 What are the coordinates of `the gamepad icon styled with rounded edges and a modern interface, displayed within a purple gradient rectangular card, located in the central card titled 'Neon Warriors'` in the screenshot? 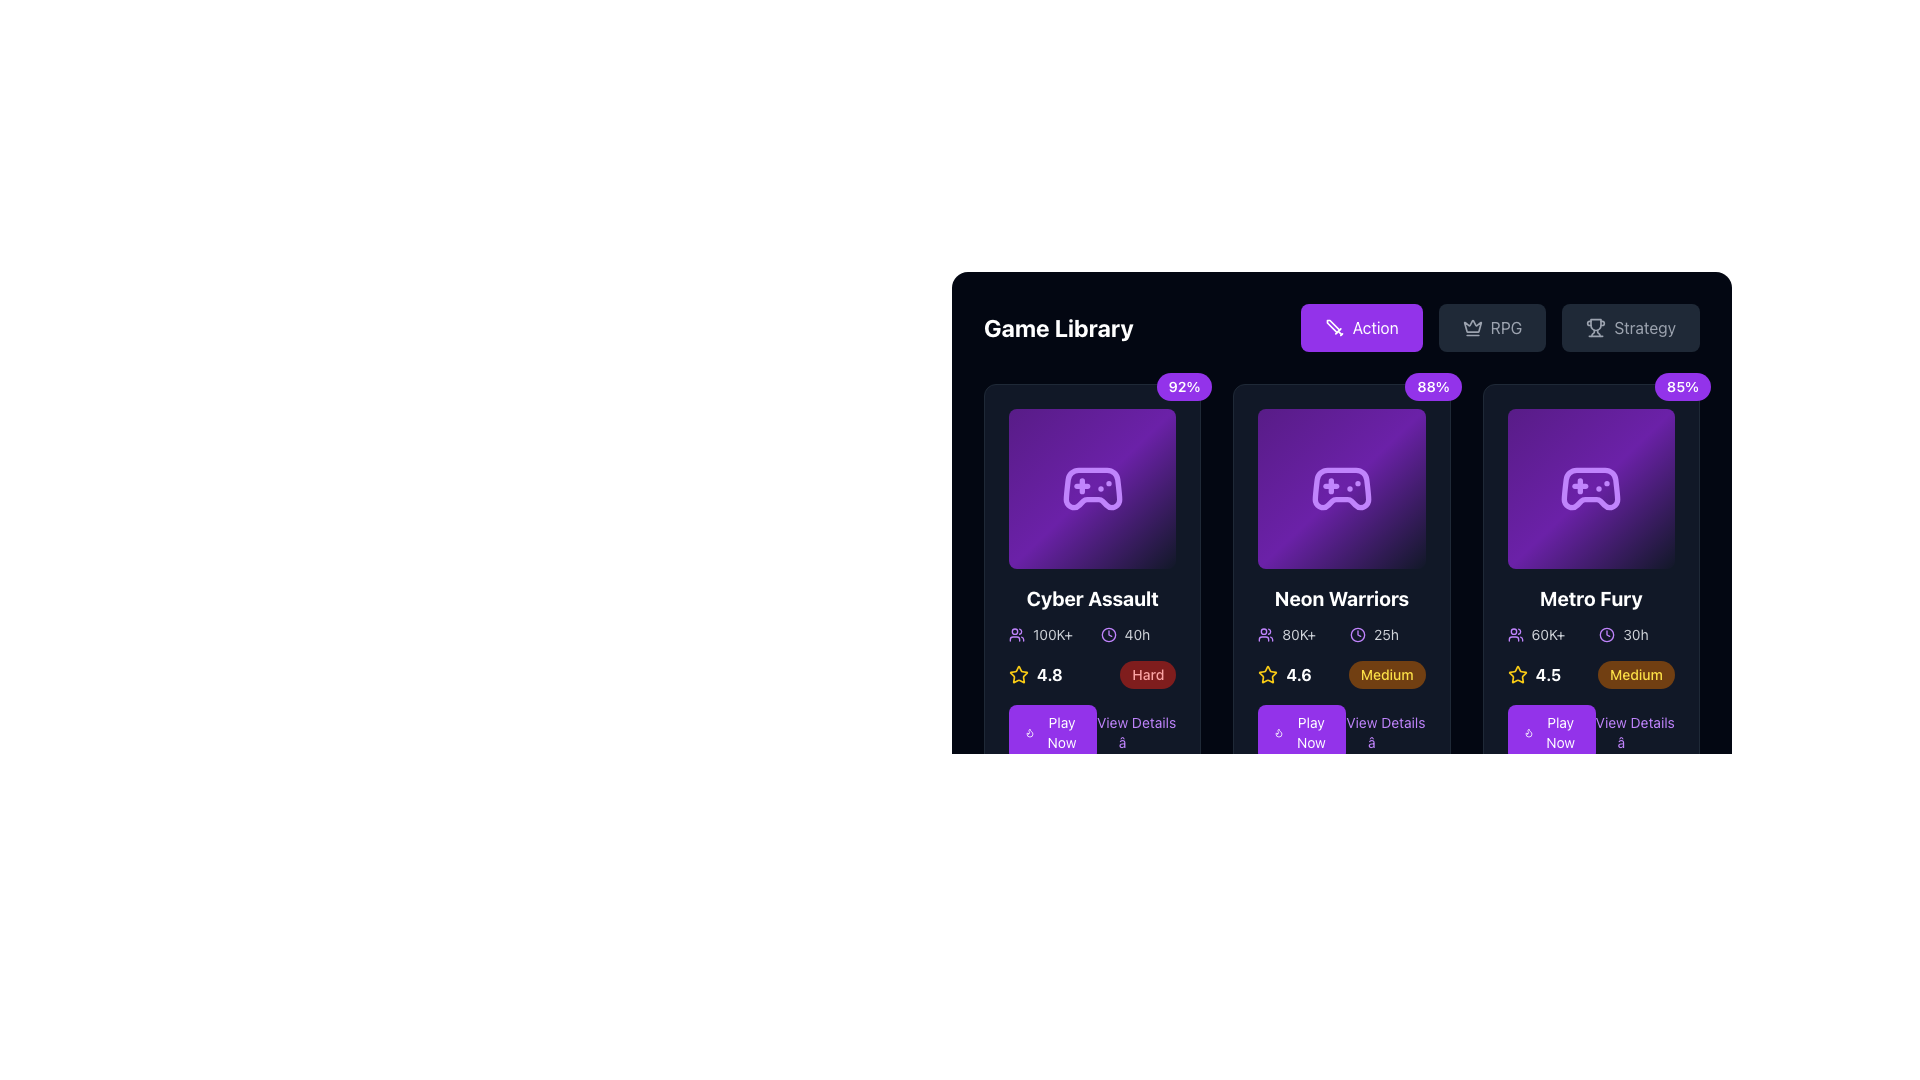 It's located at (1341, 489).